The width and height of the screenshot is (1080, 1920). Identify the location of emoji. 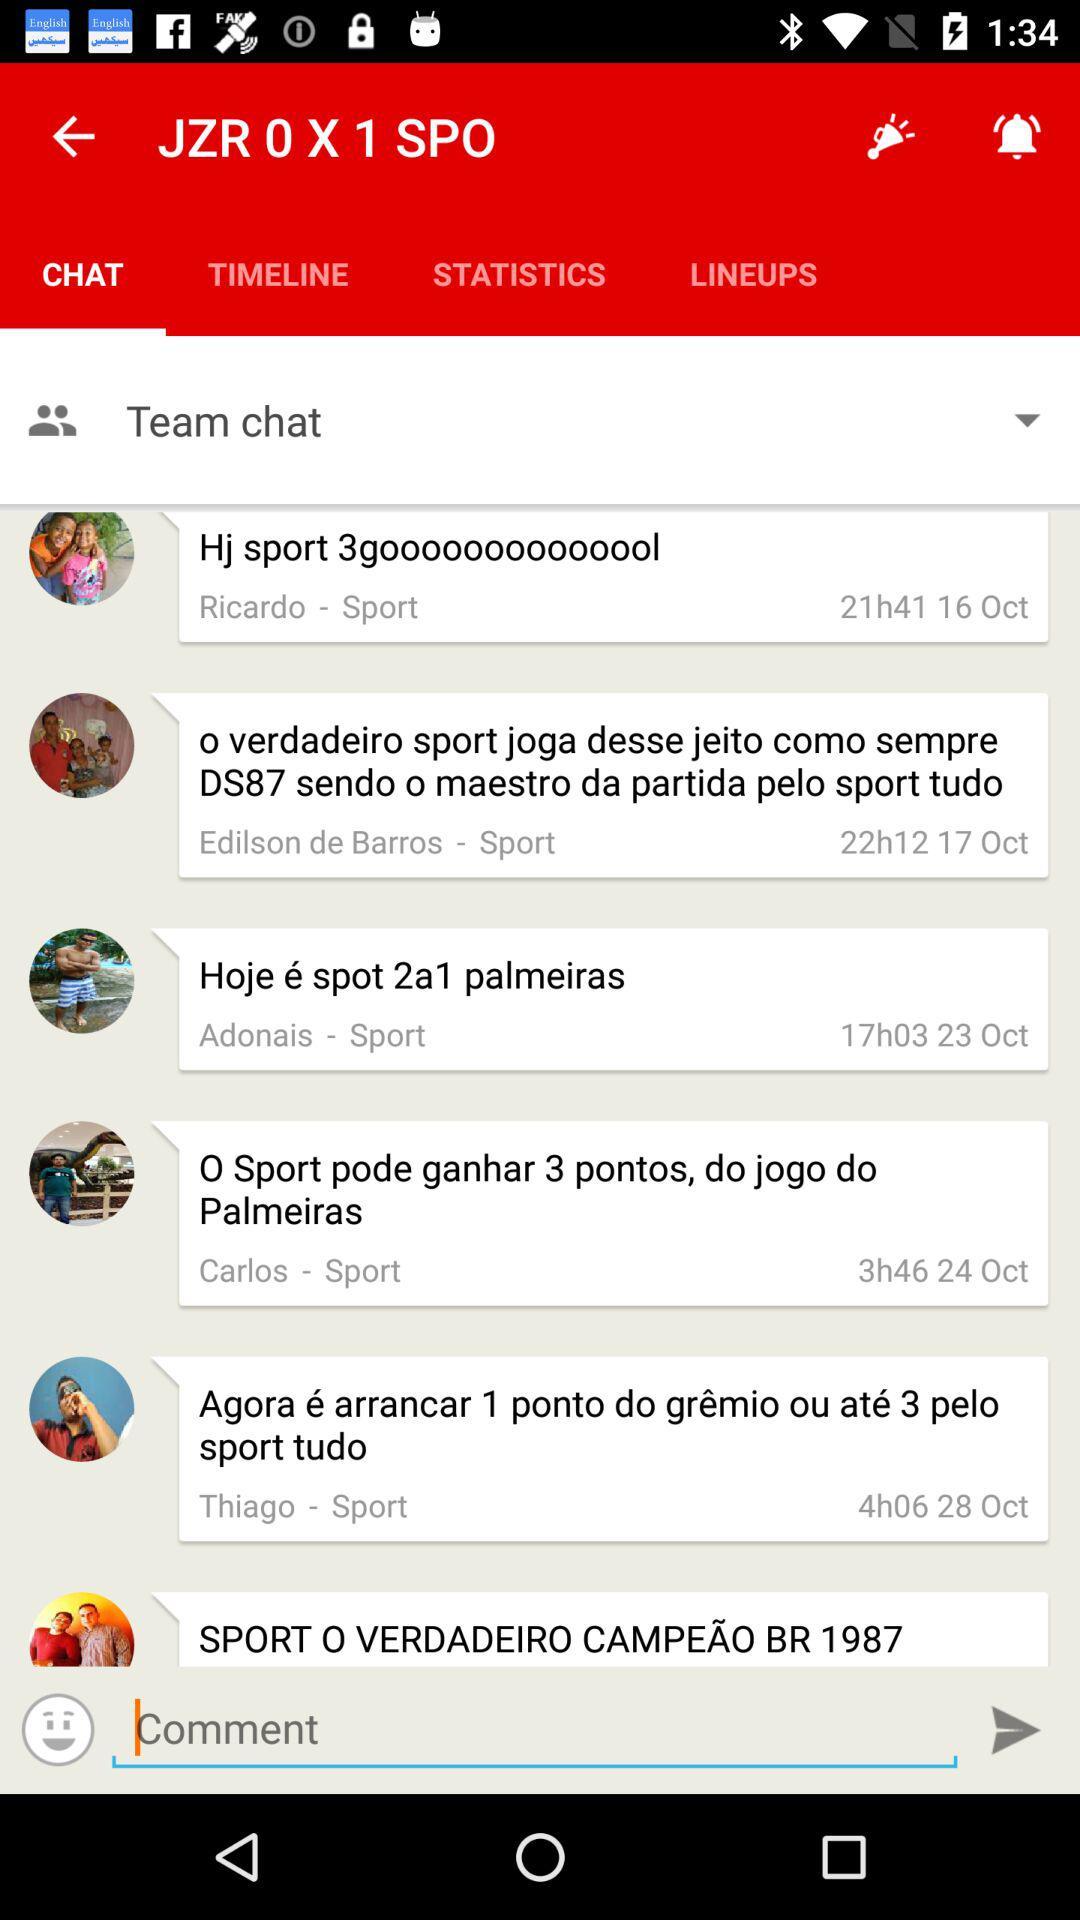
(57, 1728).